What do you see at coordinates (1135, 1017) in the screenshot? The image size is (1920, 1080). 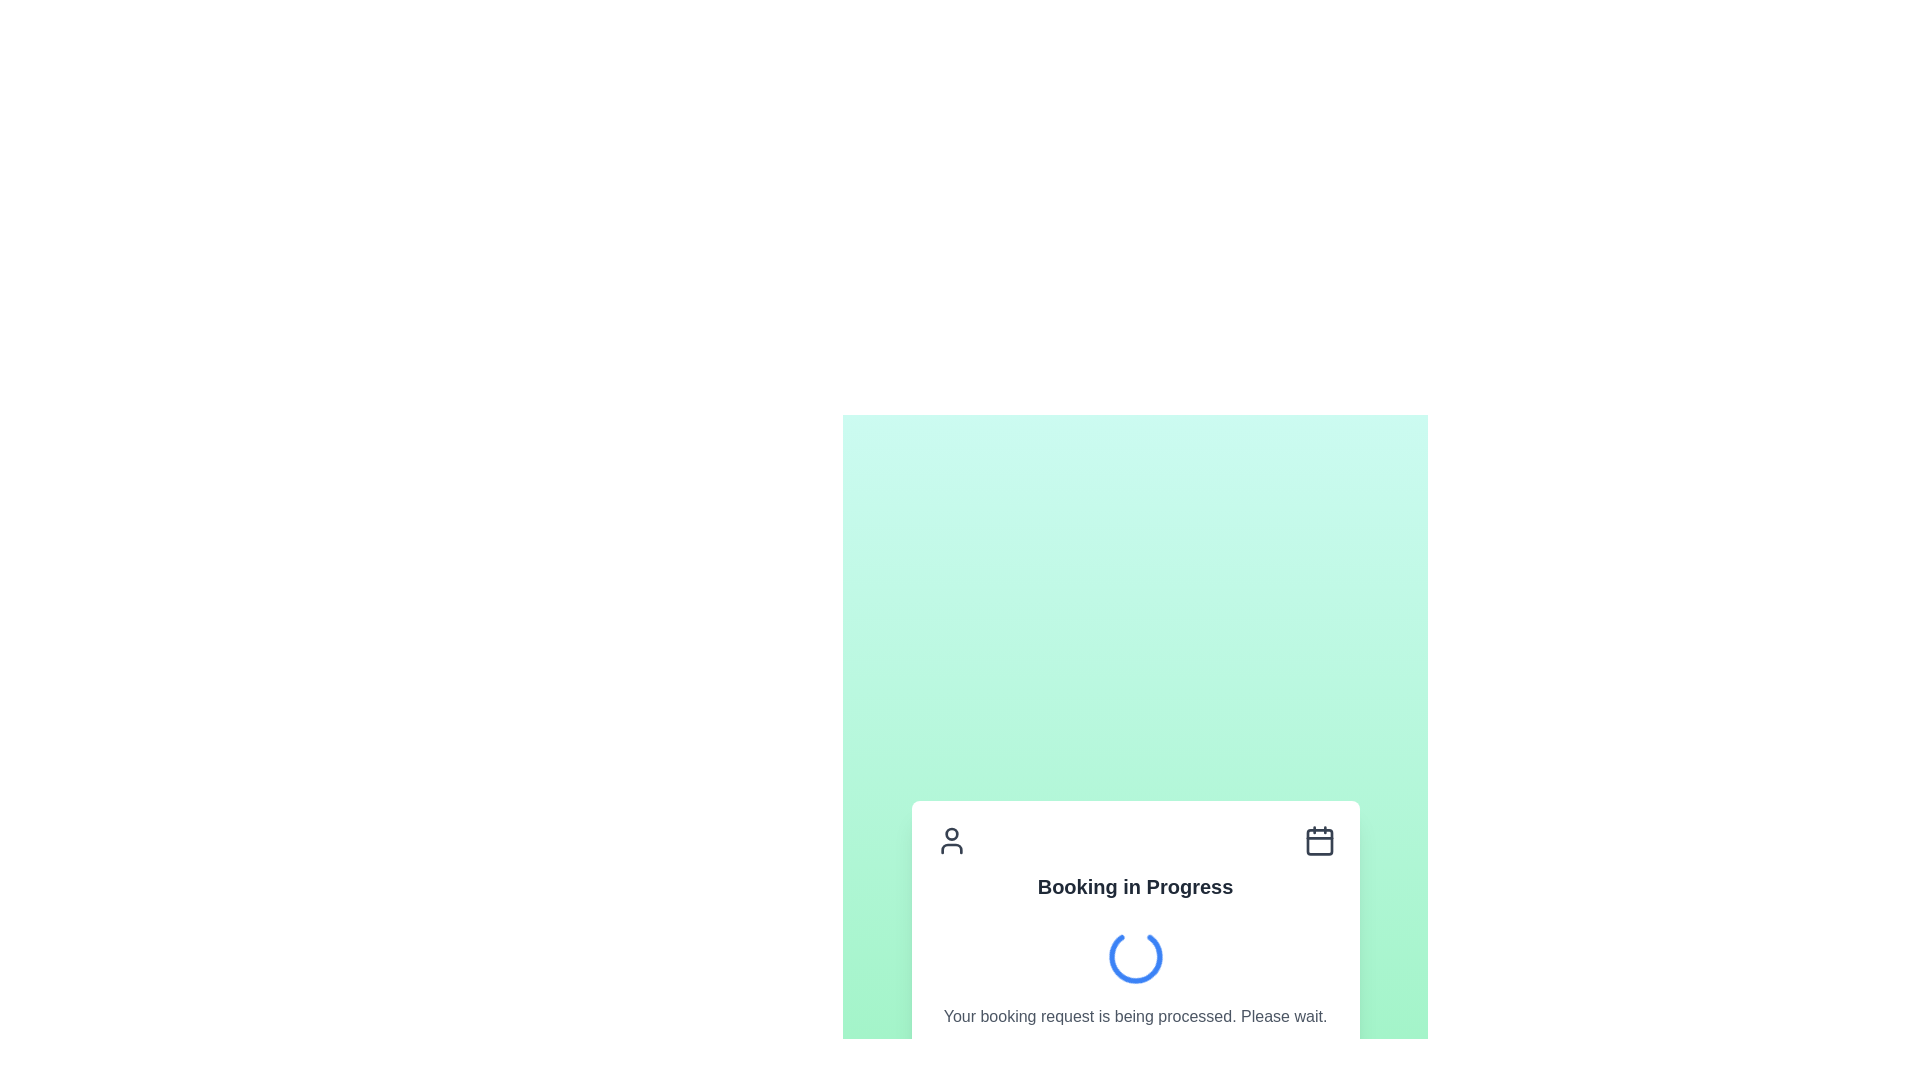 I see `the static text component that informs the user about the current status of their booking request, which is located in the modal above the booking buttons` at bounding box center [1135, 1017].